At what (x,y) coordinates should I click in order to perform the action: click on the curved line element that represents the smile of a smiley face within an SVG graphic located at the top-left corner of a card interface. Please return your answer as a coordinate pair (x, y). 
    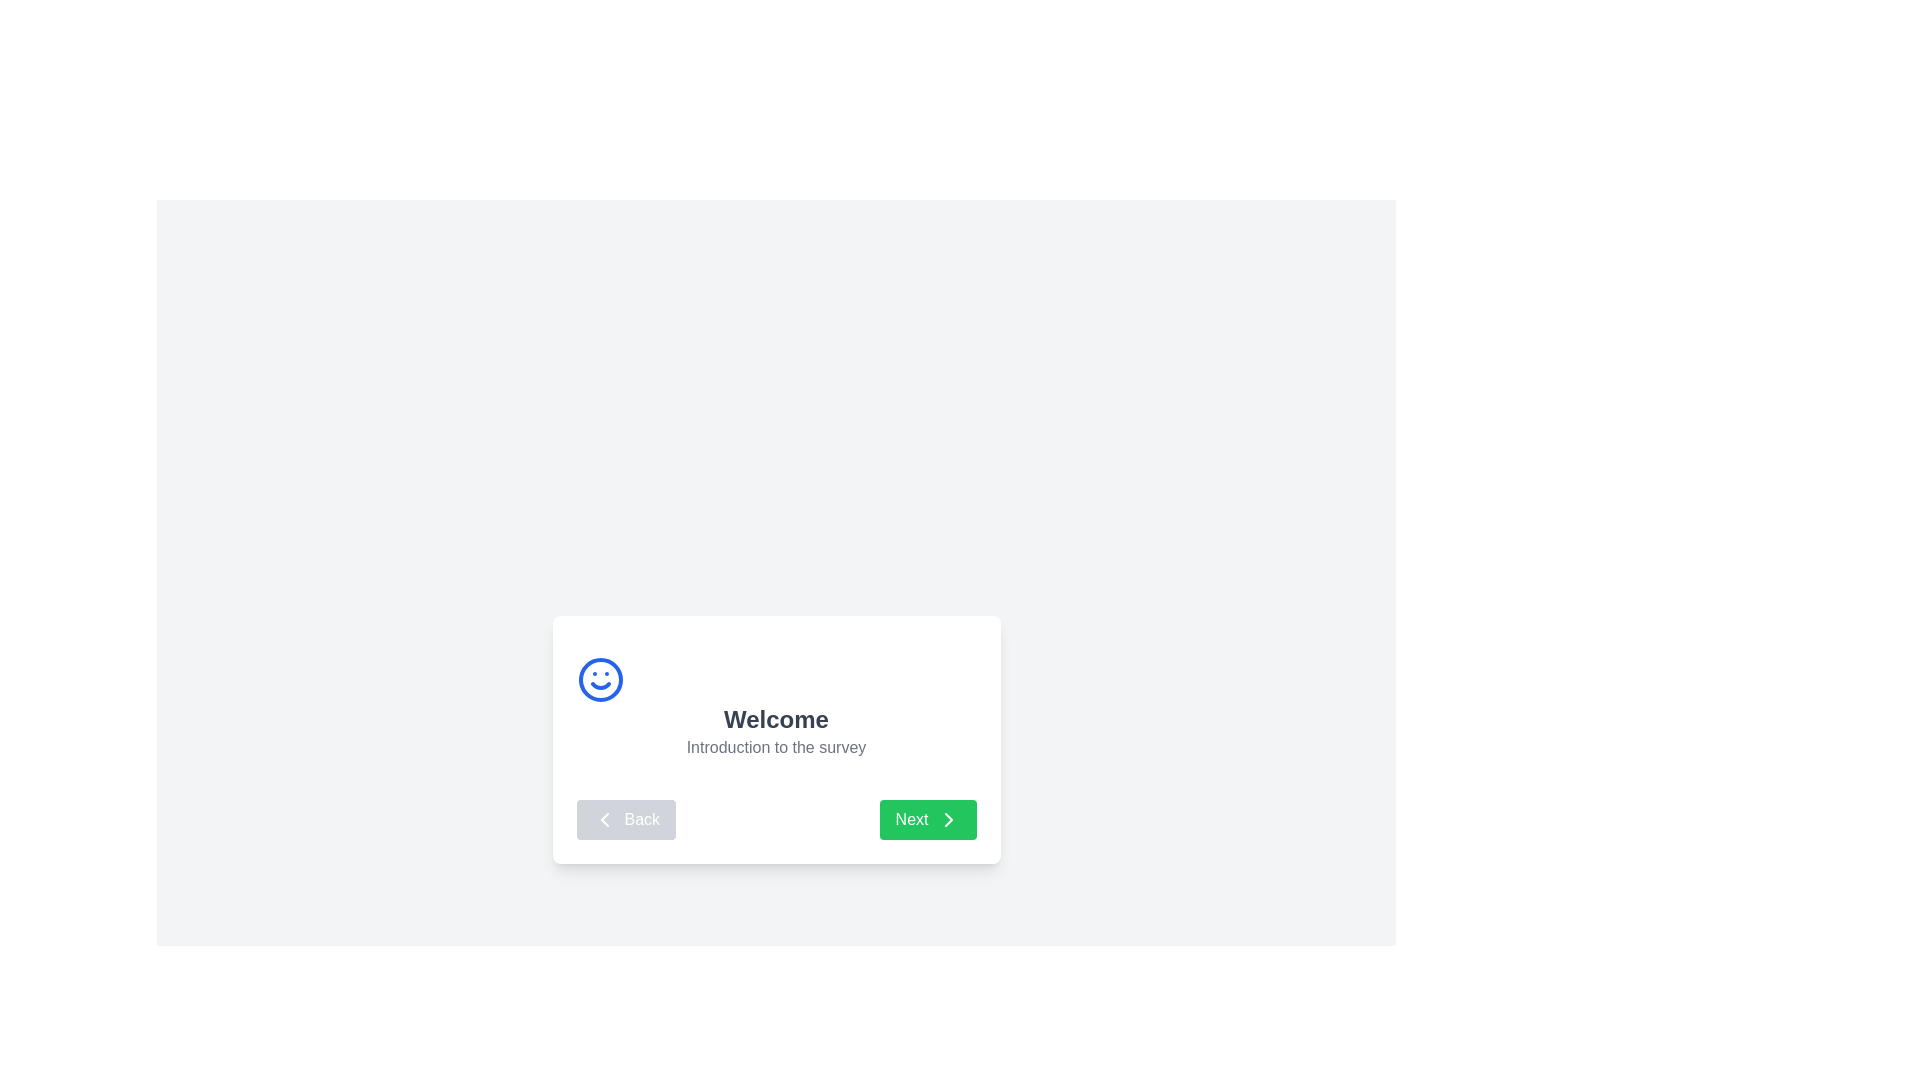
    Looking at the image, I should click on (599, 685).